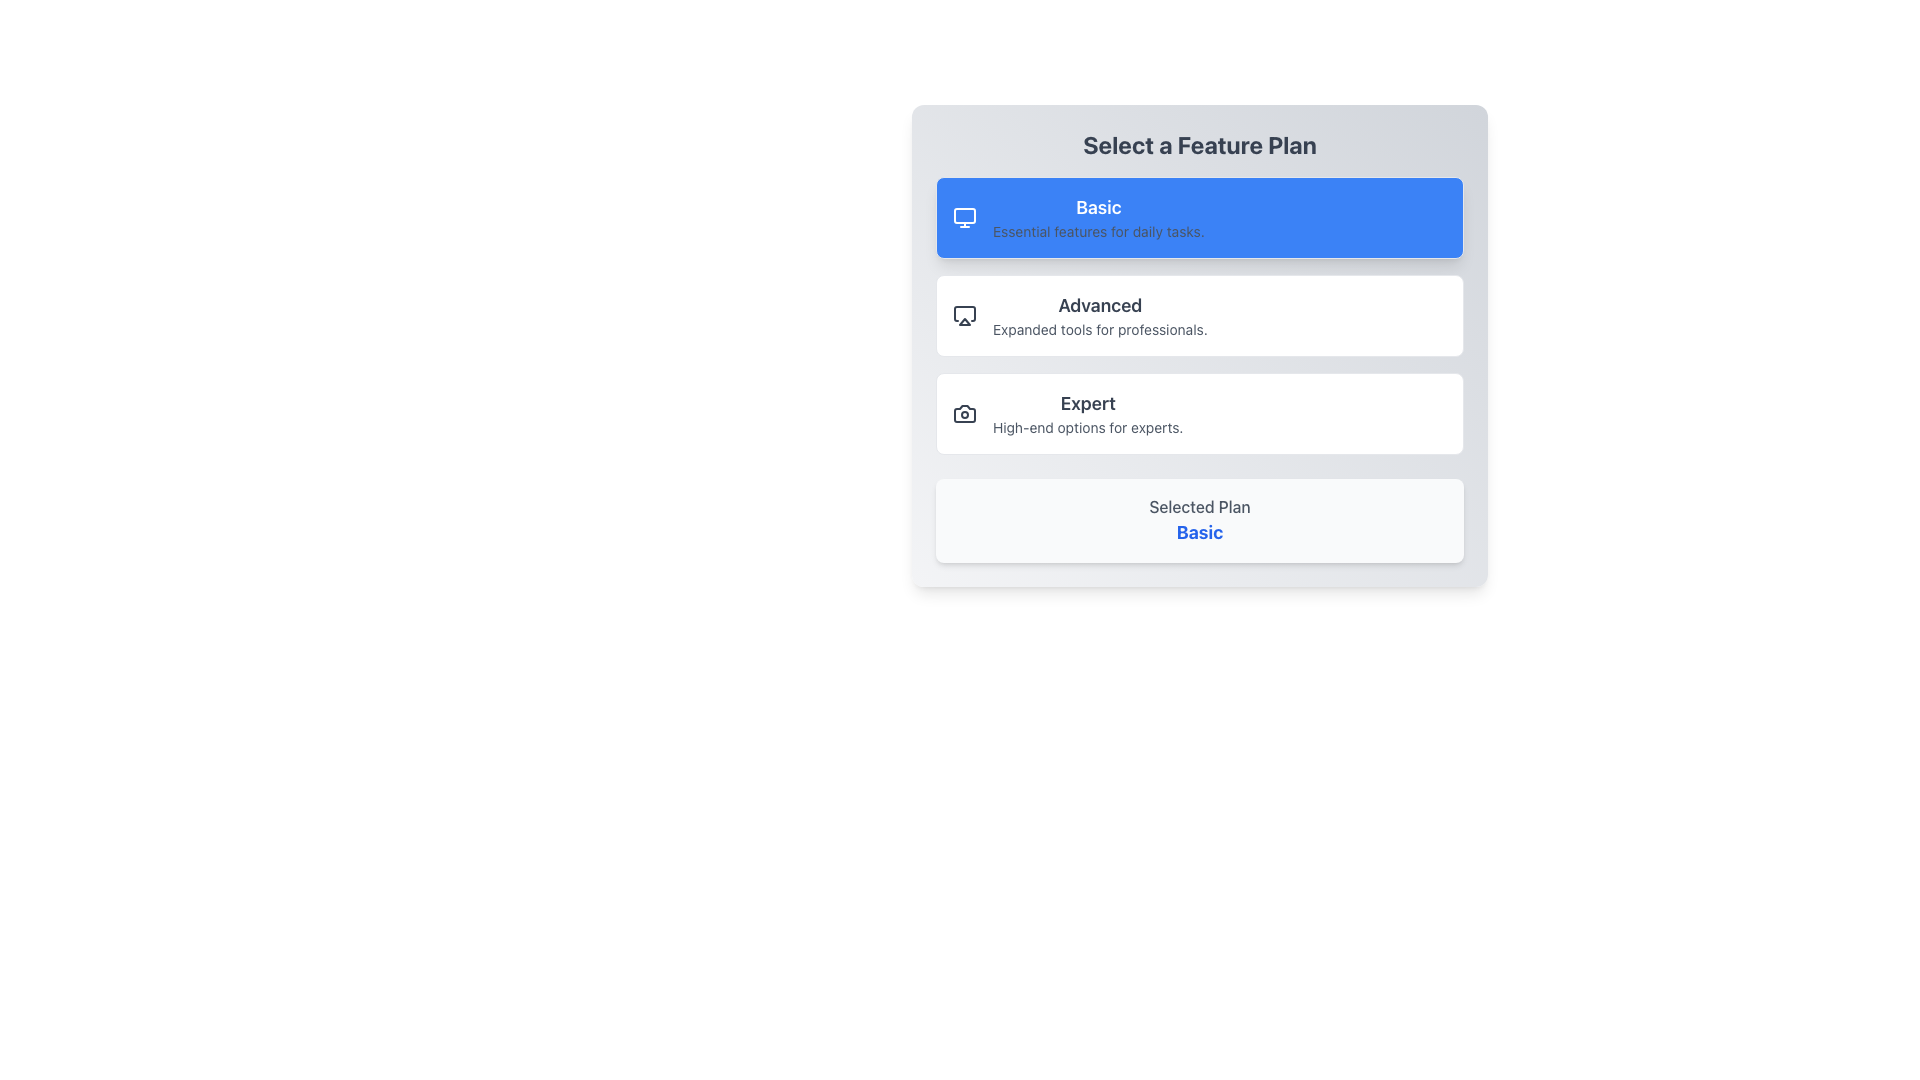  I want to click on the 'Advanced' plan selection button located in the middle of the feature selection area, which is positioned below the 'Basic' plan and above the 'Expert' plan, so click(1200, 345).